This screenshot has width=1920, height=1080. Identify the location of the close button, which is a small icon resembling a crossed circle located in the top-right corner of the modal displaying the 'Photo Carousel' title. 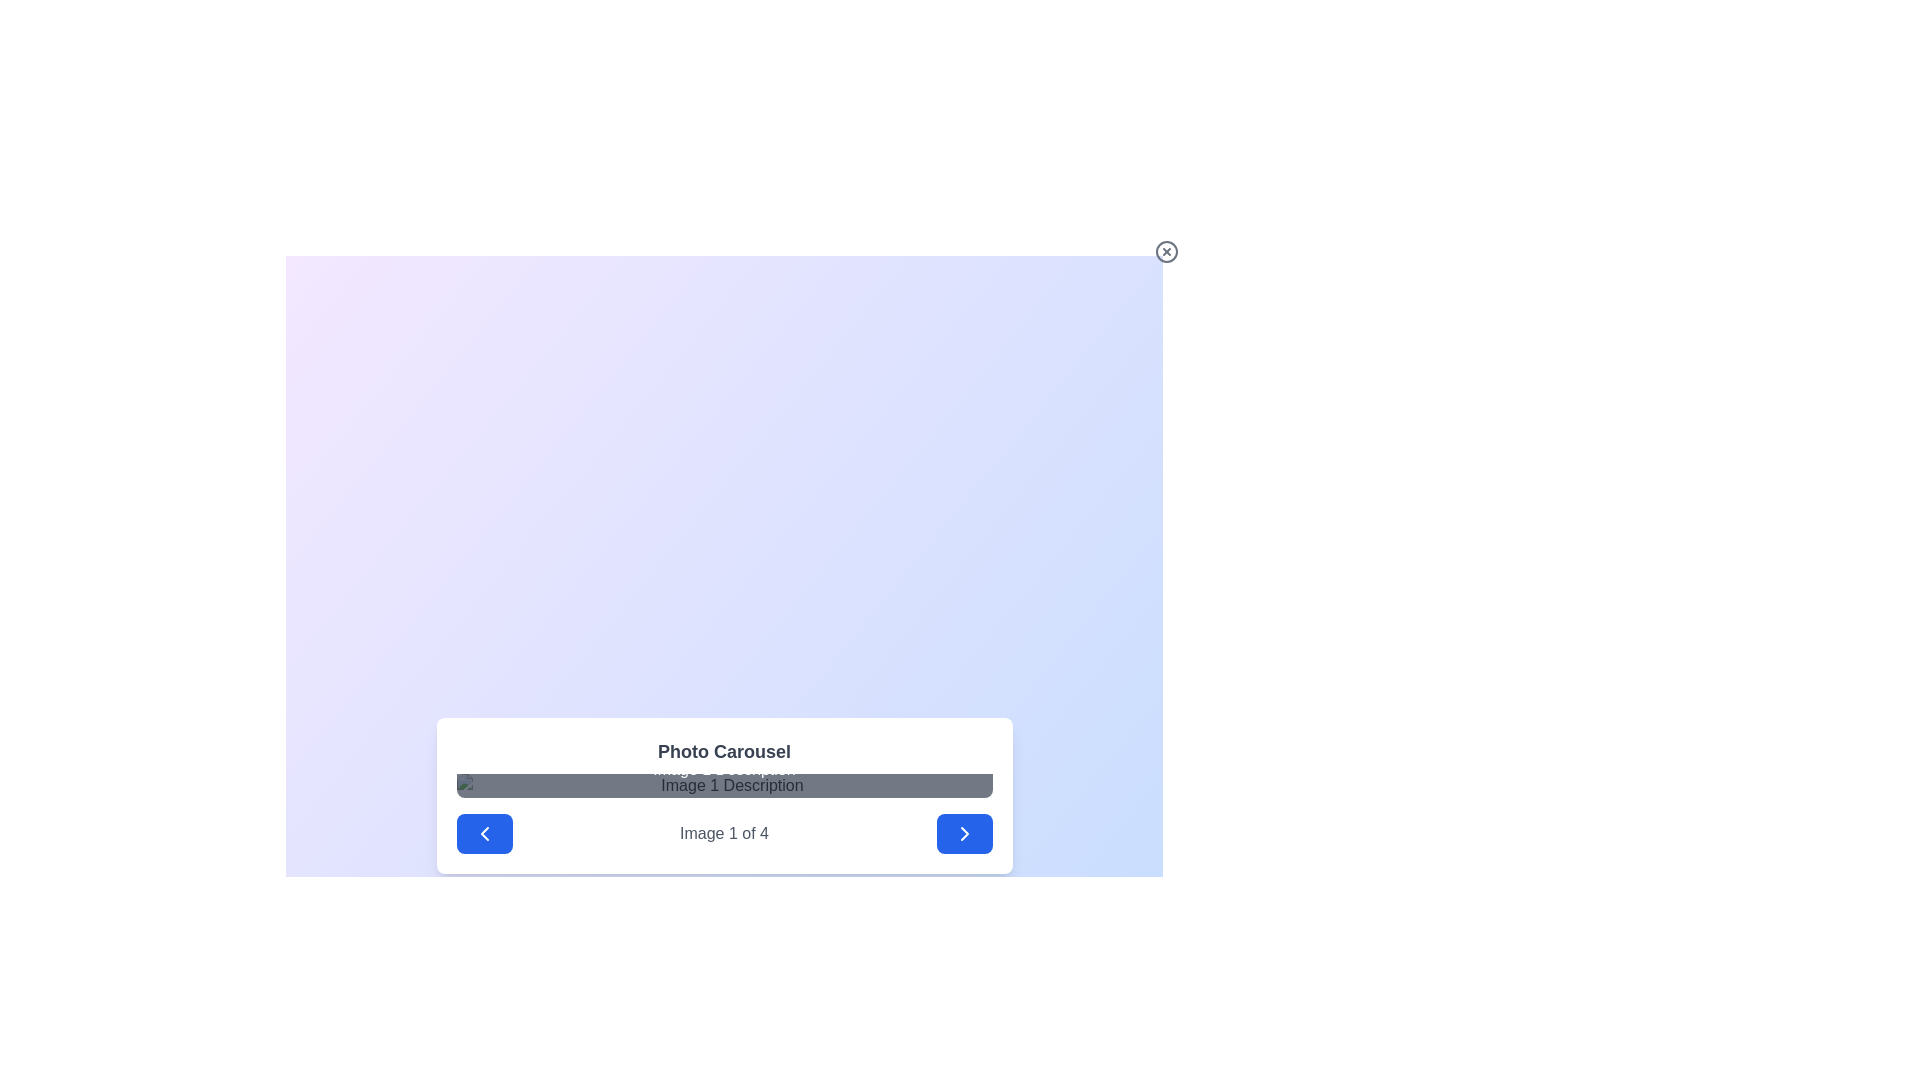
(1166, 250).